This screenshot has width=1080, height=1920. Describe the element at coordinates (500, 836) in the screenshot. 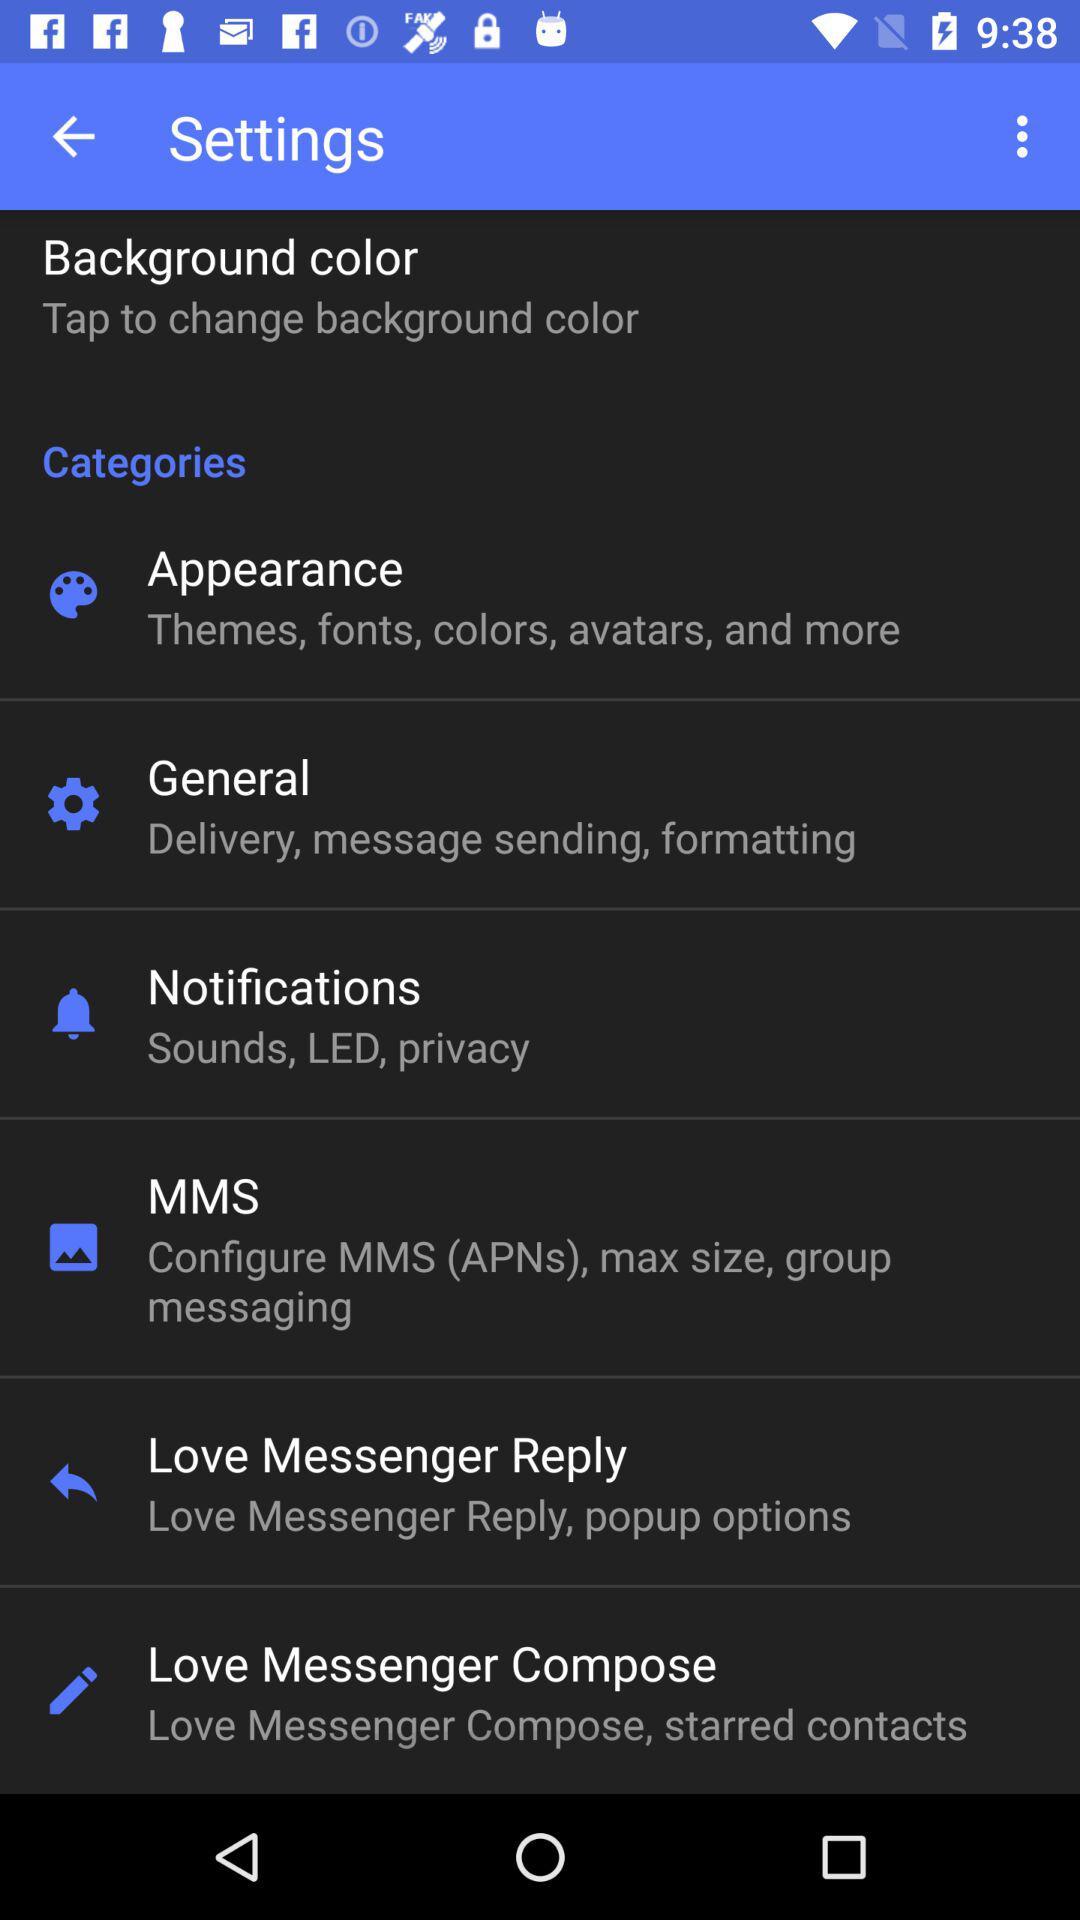

I see `icon at the center` at that location.